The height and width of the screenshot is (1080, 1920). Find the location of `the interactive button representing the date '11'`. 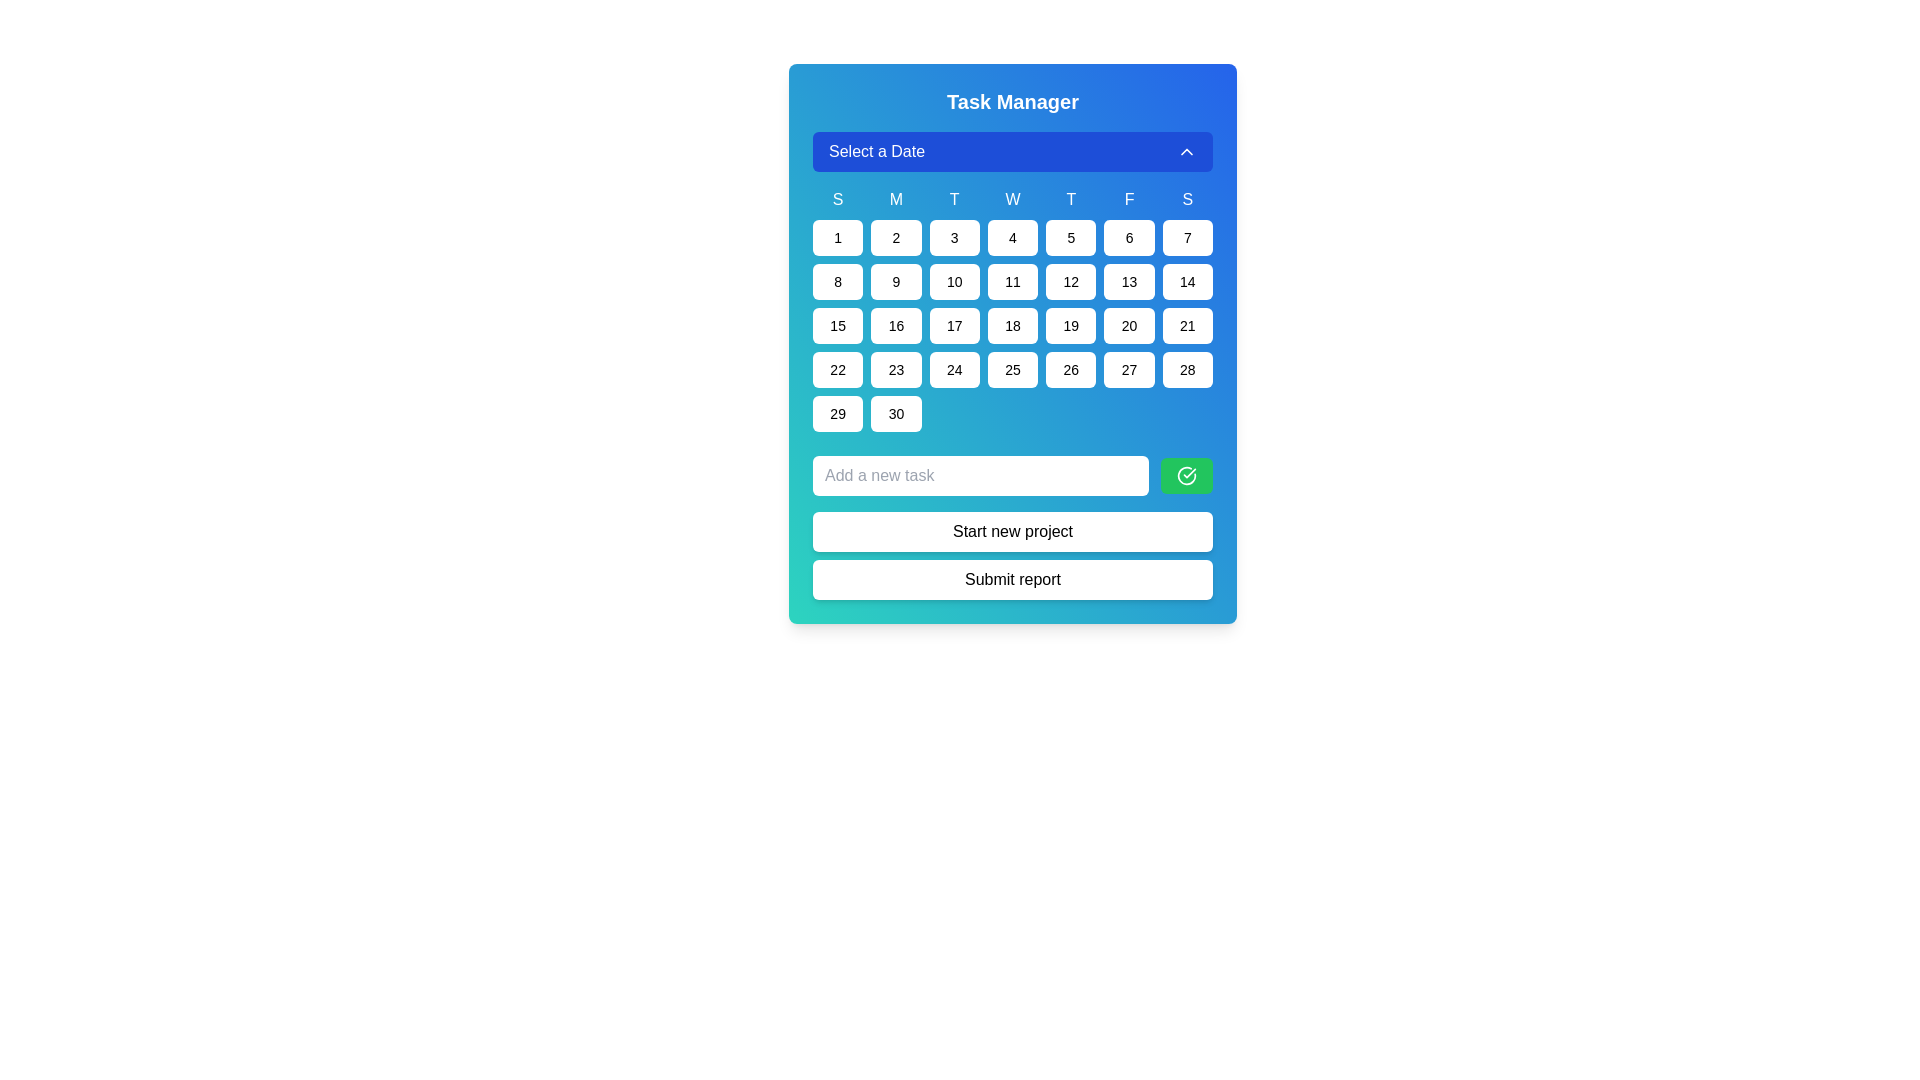

the interactive button representing the date '11' is located at coordinates (1012, 281).